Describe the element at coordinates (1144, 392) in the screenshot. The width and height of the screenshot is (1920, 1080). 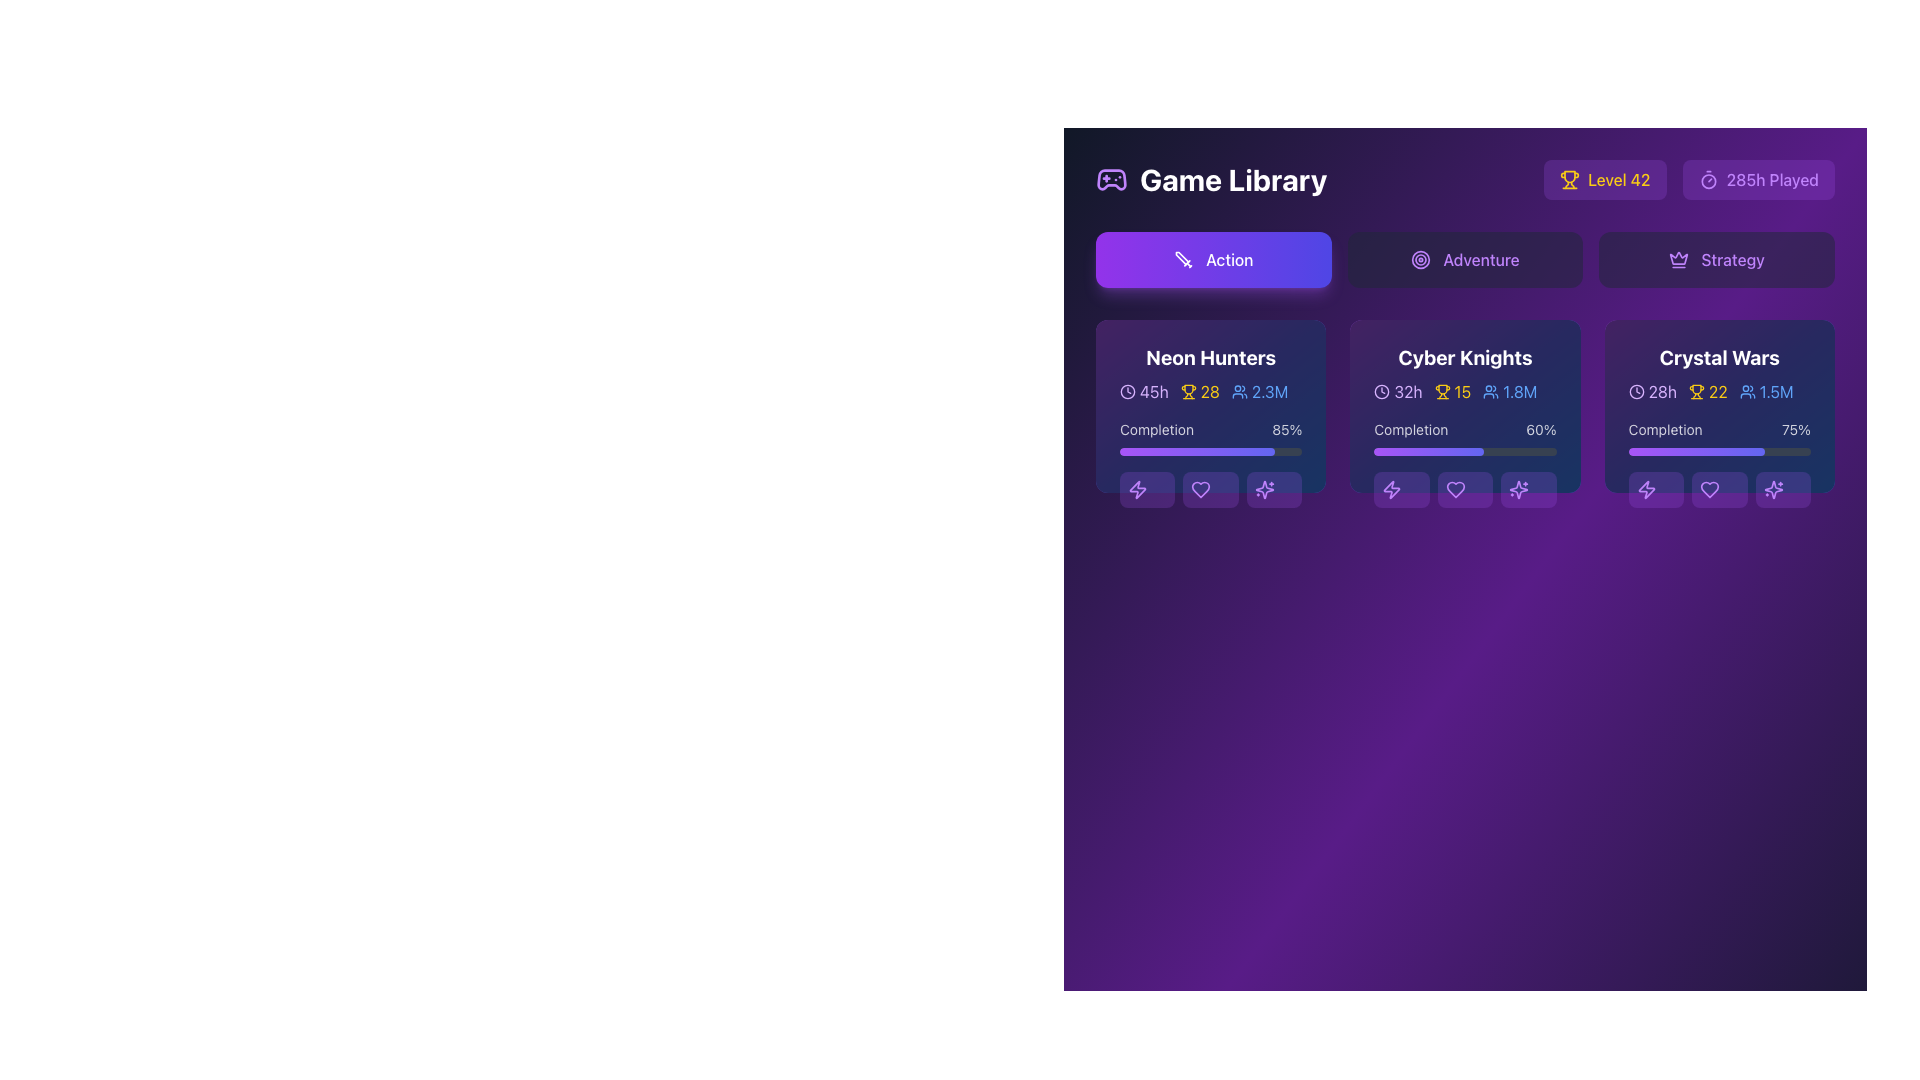
I see `the label with an icon that indicates the total time spent on the game, which is located in the top-left section of the 'Neon Hunters' card` at that location.